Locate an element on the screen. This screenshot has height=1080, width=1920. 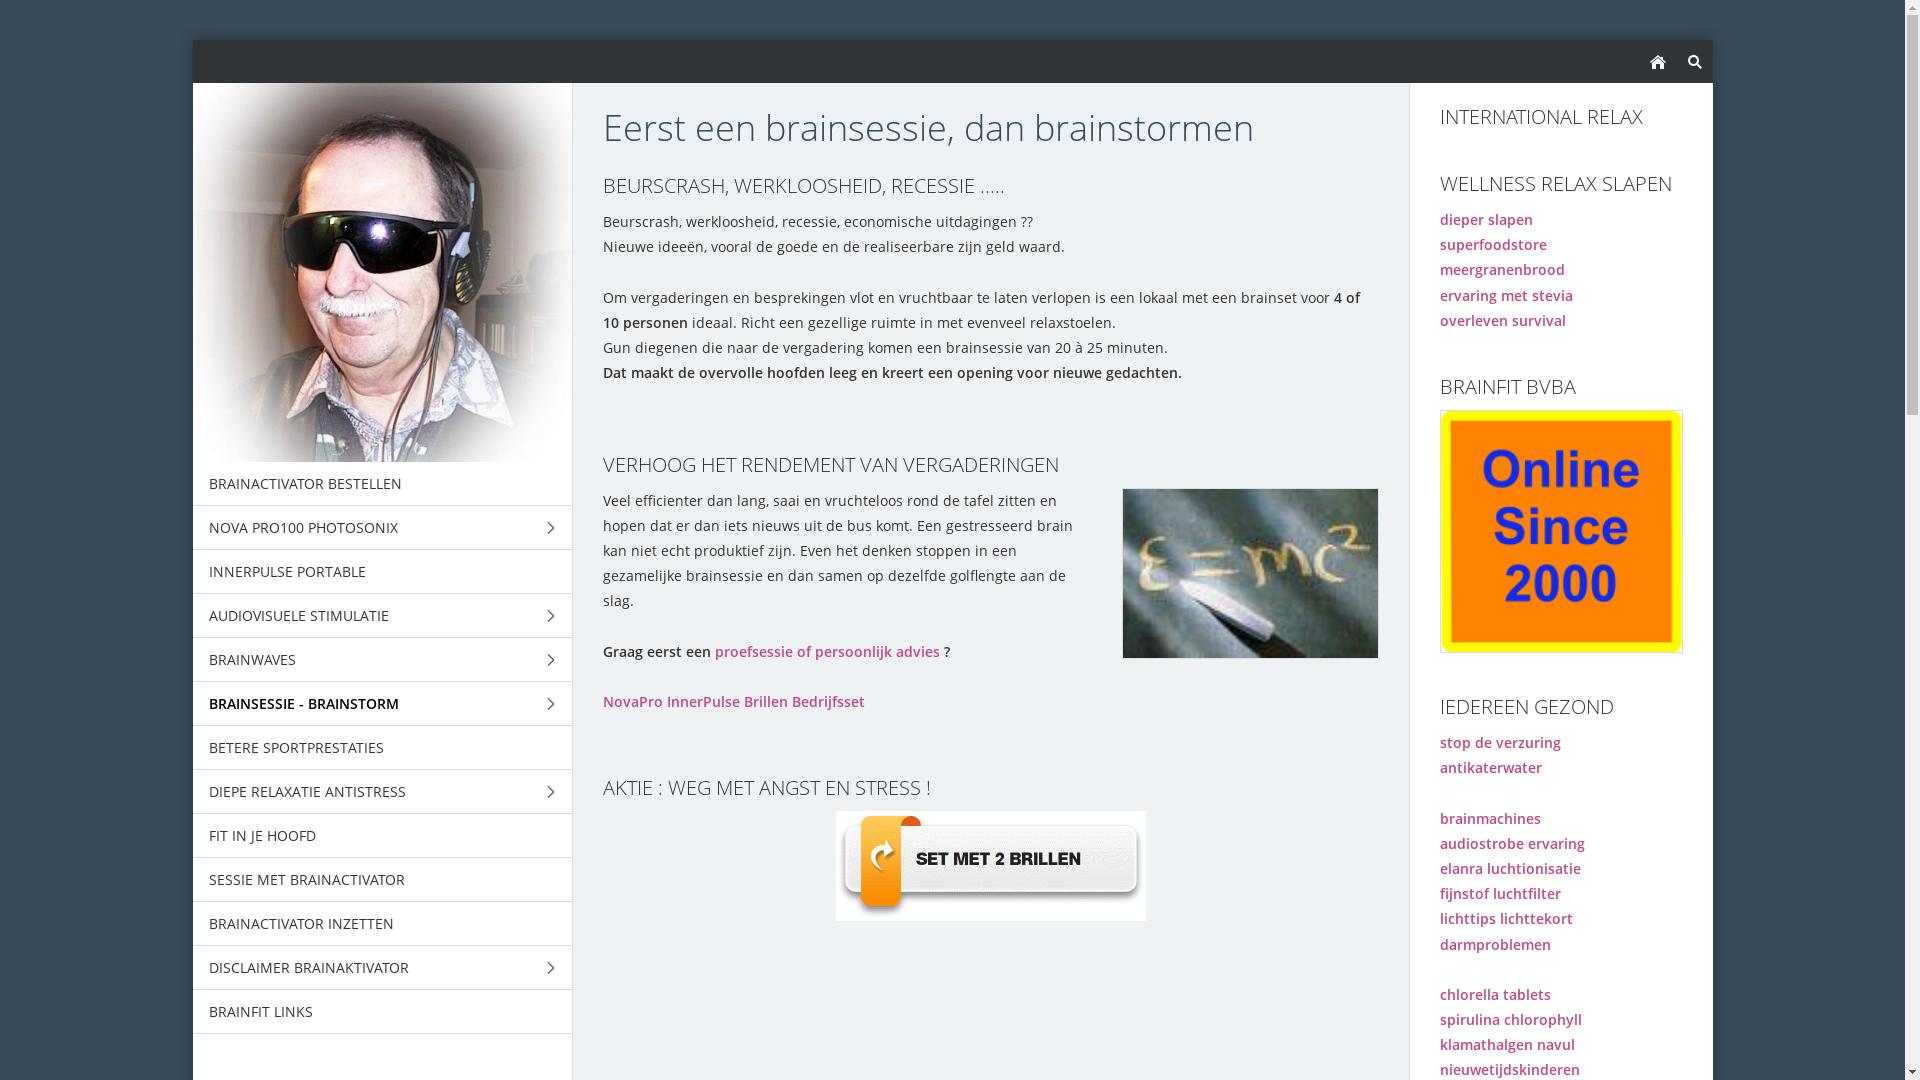
'audiostrobe ervaring' is located at coordinates (1512, 843).